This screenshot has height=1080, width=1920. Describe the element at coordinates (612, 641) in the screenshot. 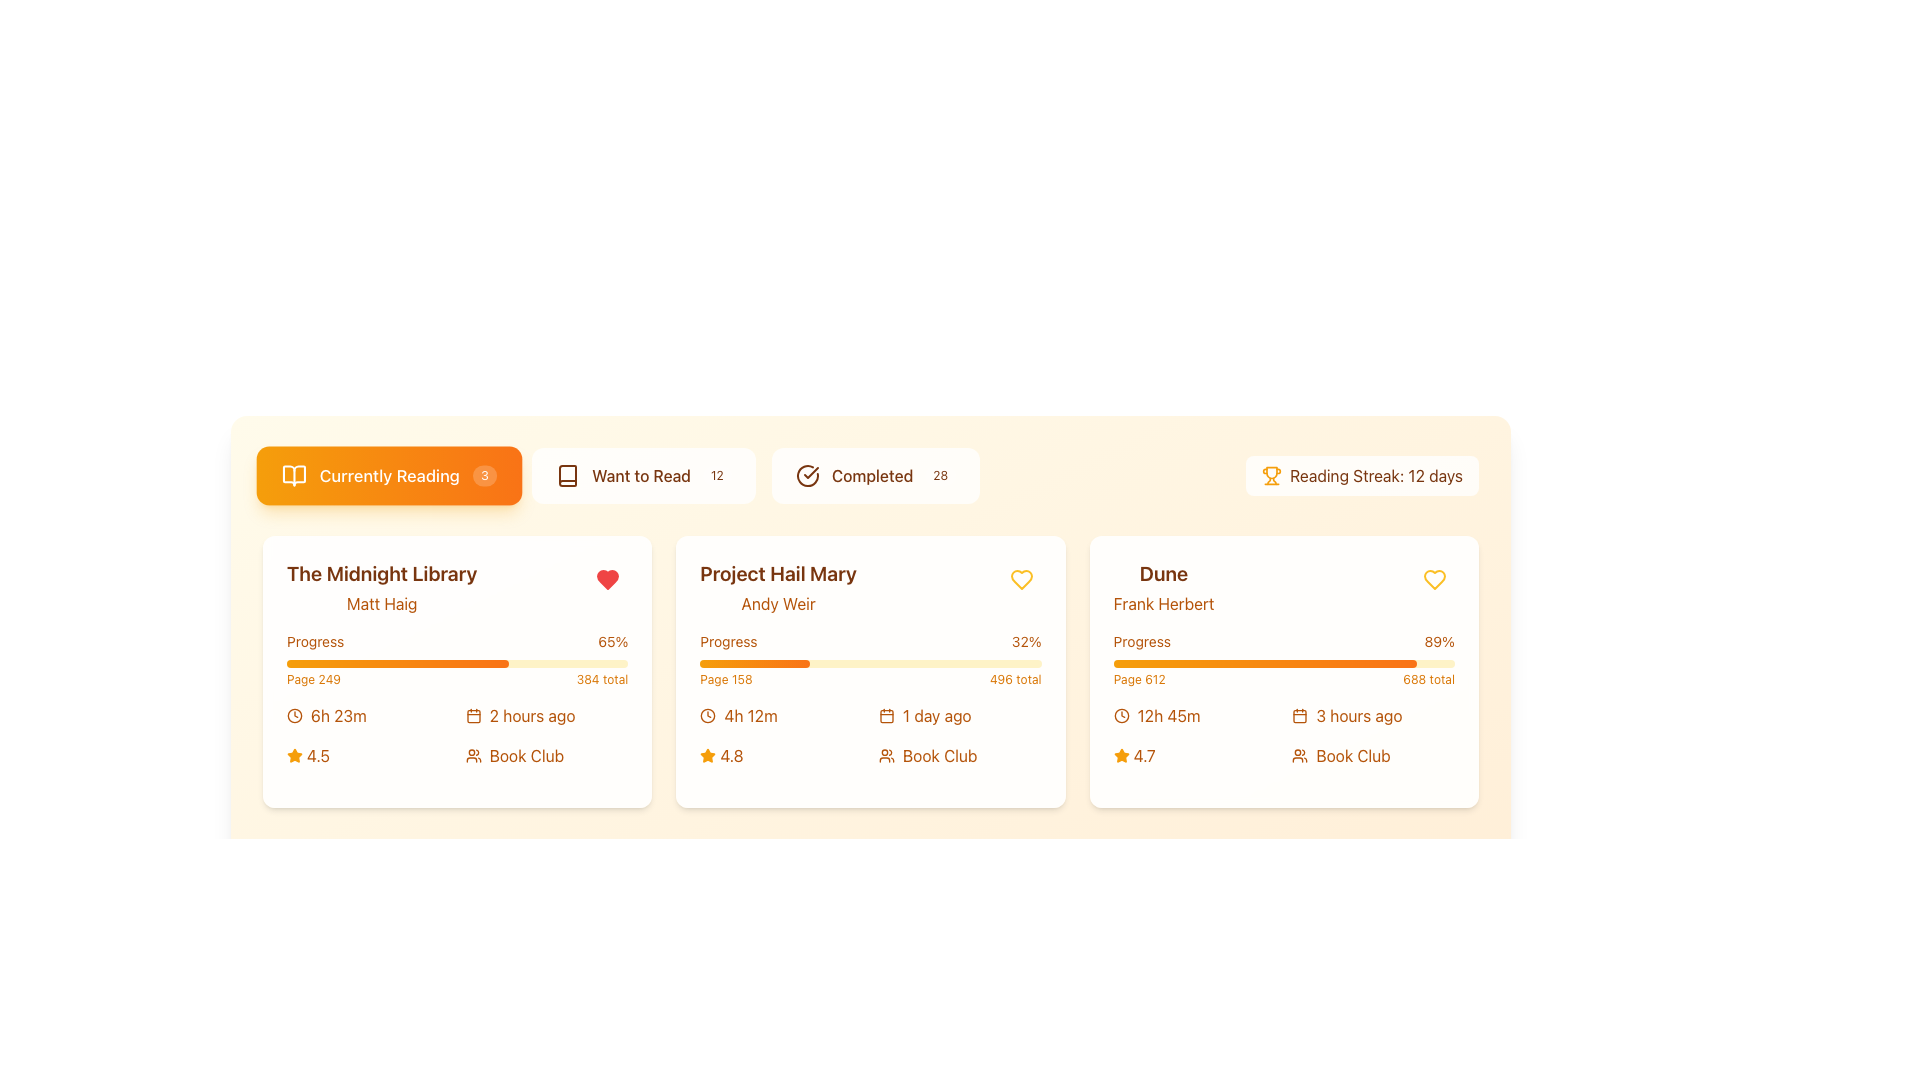

I see `the static text label displaying '65%' in bold orange font, located to the right of the 'Progress' label in the progress section of the 'The Midnight Library' card layout` at that location.